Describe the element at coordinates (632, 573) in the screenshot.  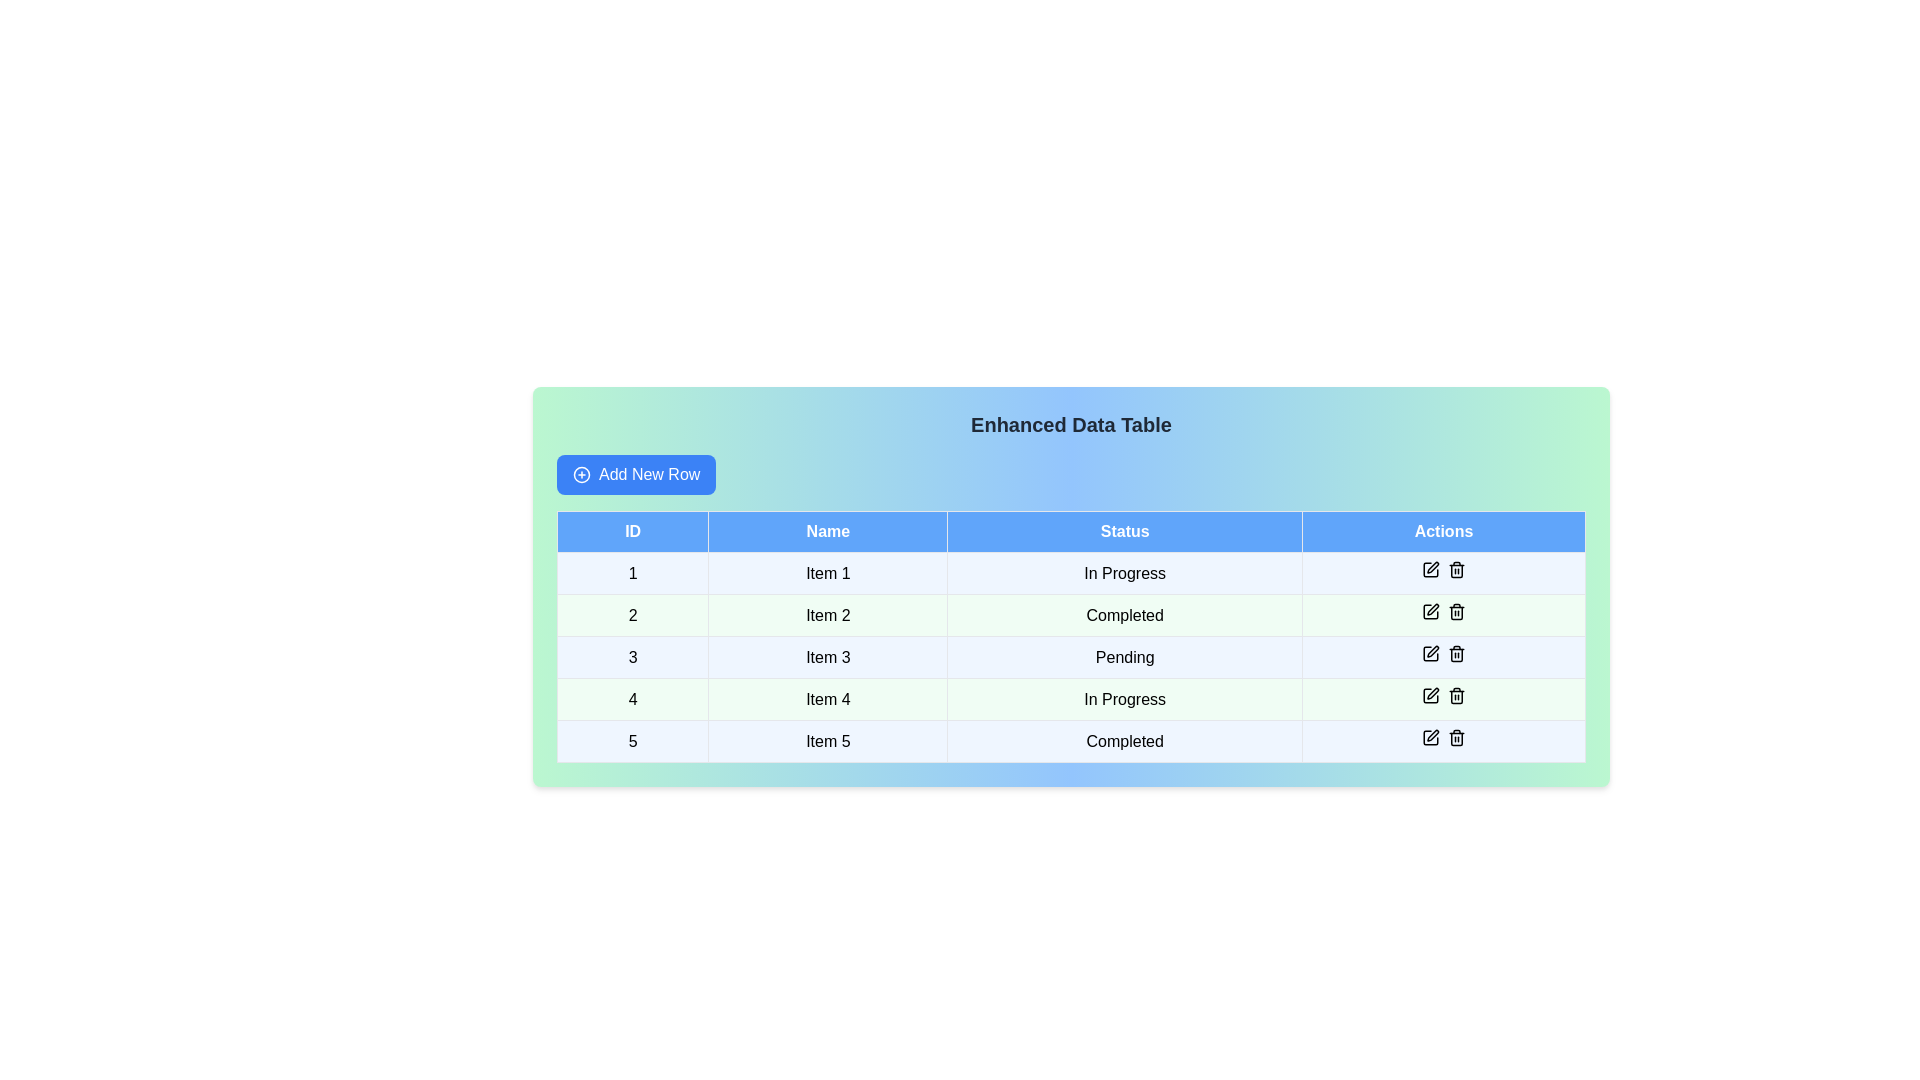
I see `the Text label that displays the identifier or position number of the first entry in the 'ID' column of the data table, located at the top-left corner of the table` at that location.